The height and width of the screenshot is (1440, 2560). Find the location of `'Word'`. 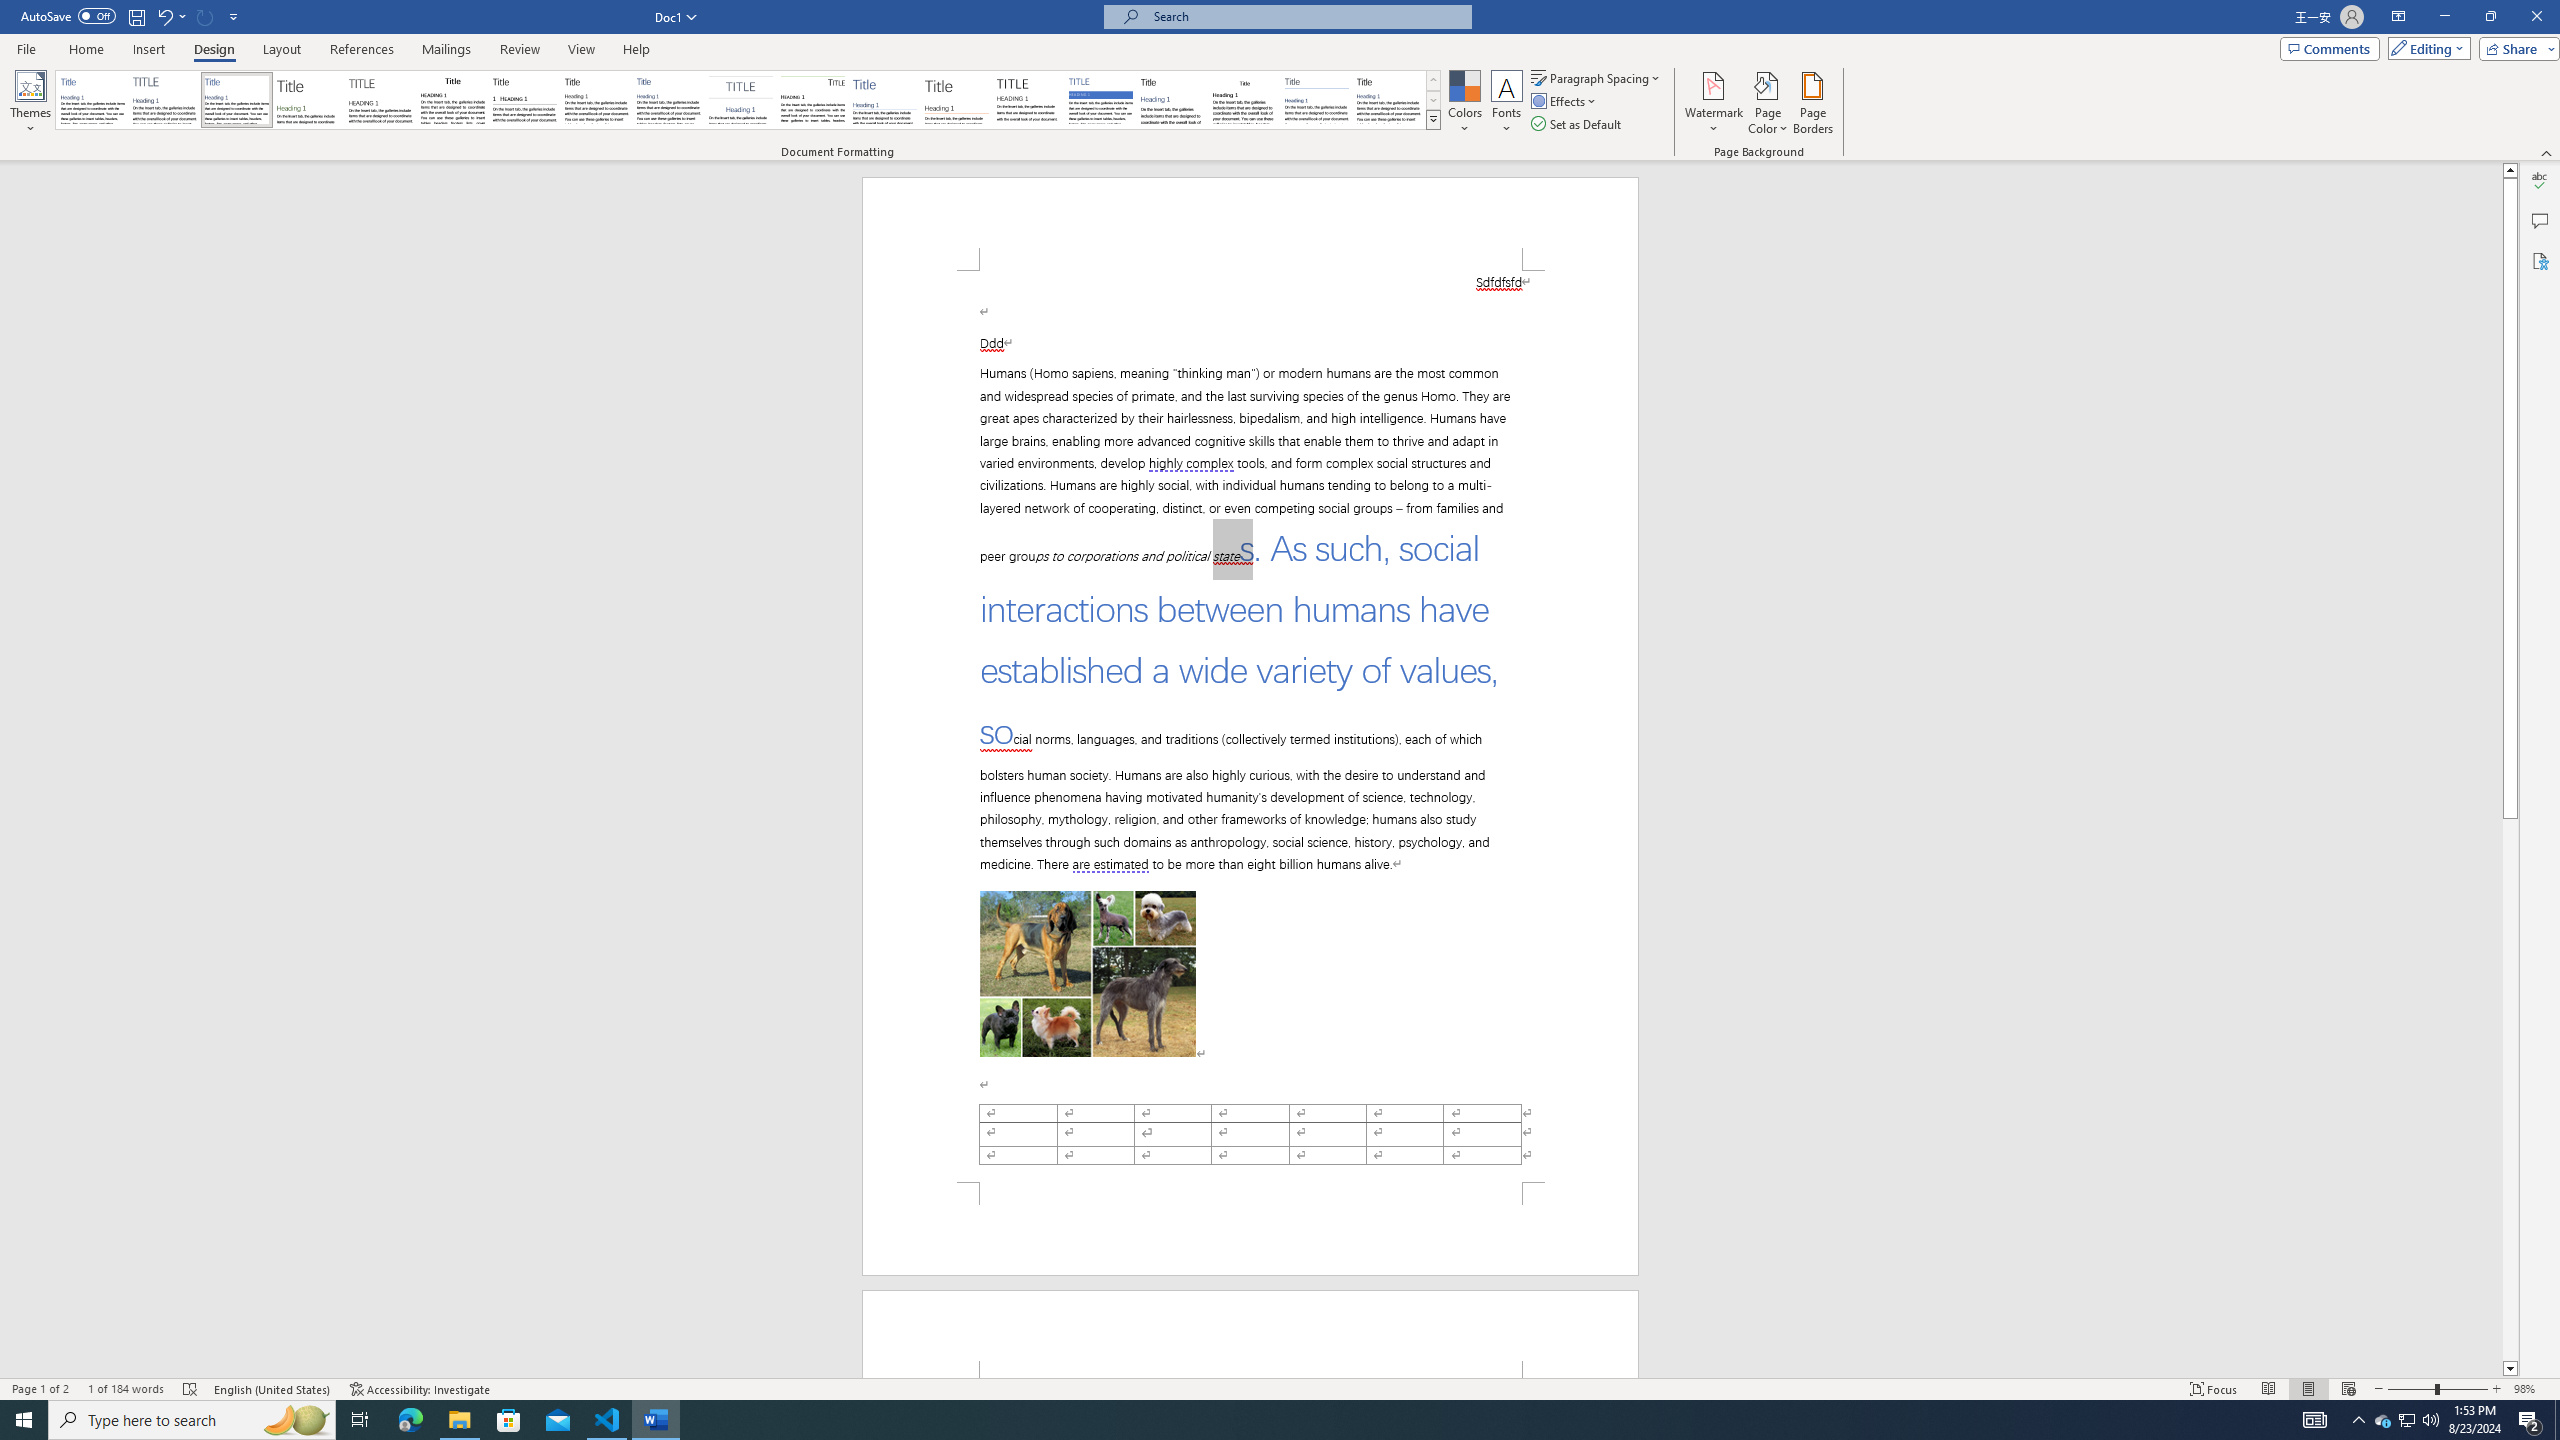

'Word' is located at coordinates (1171, 99).